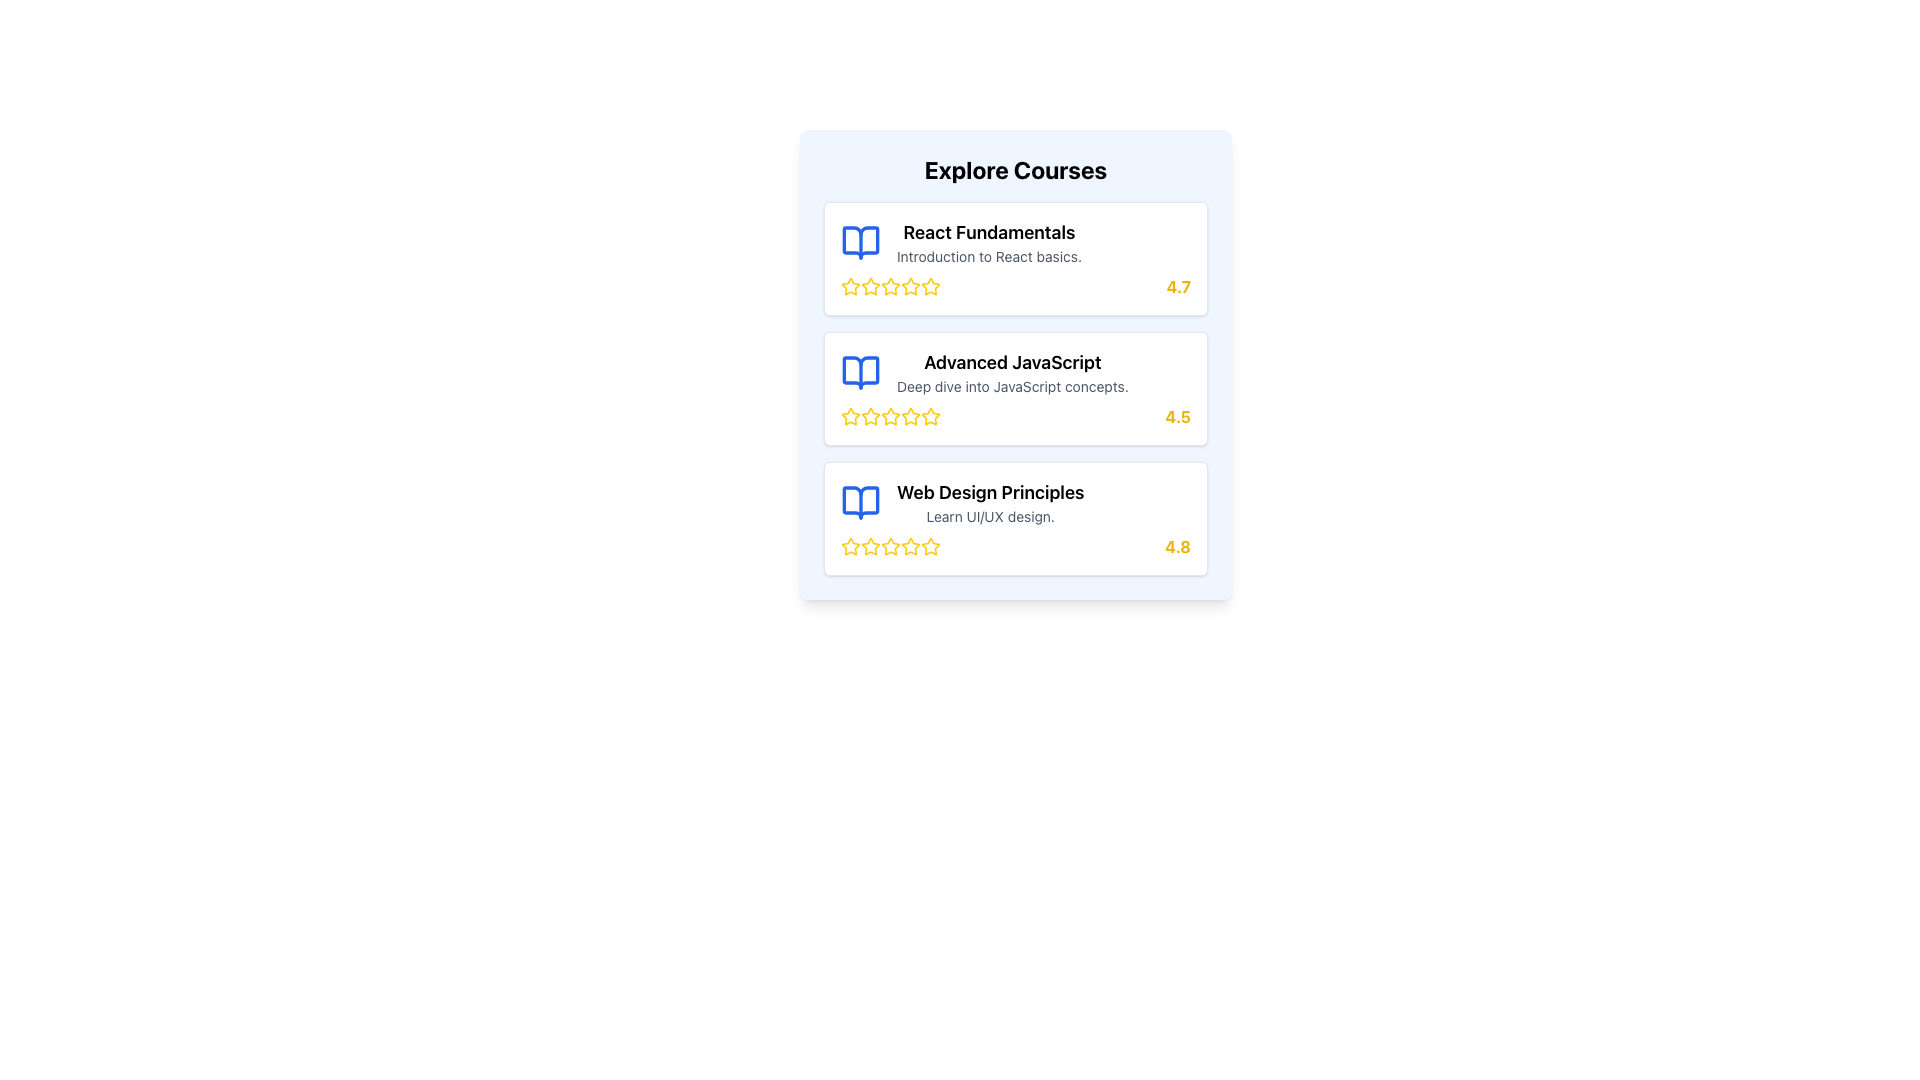  What do you see at coordinates (989, 256) in the screenshot?
I see `the text label displaying 'Introduction to React basics.', which is styled in a small font size and gray color, located directly below the headline 'React Fundamentals' in the course listing card` at bounding box center [989, 256].